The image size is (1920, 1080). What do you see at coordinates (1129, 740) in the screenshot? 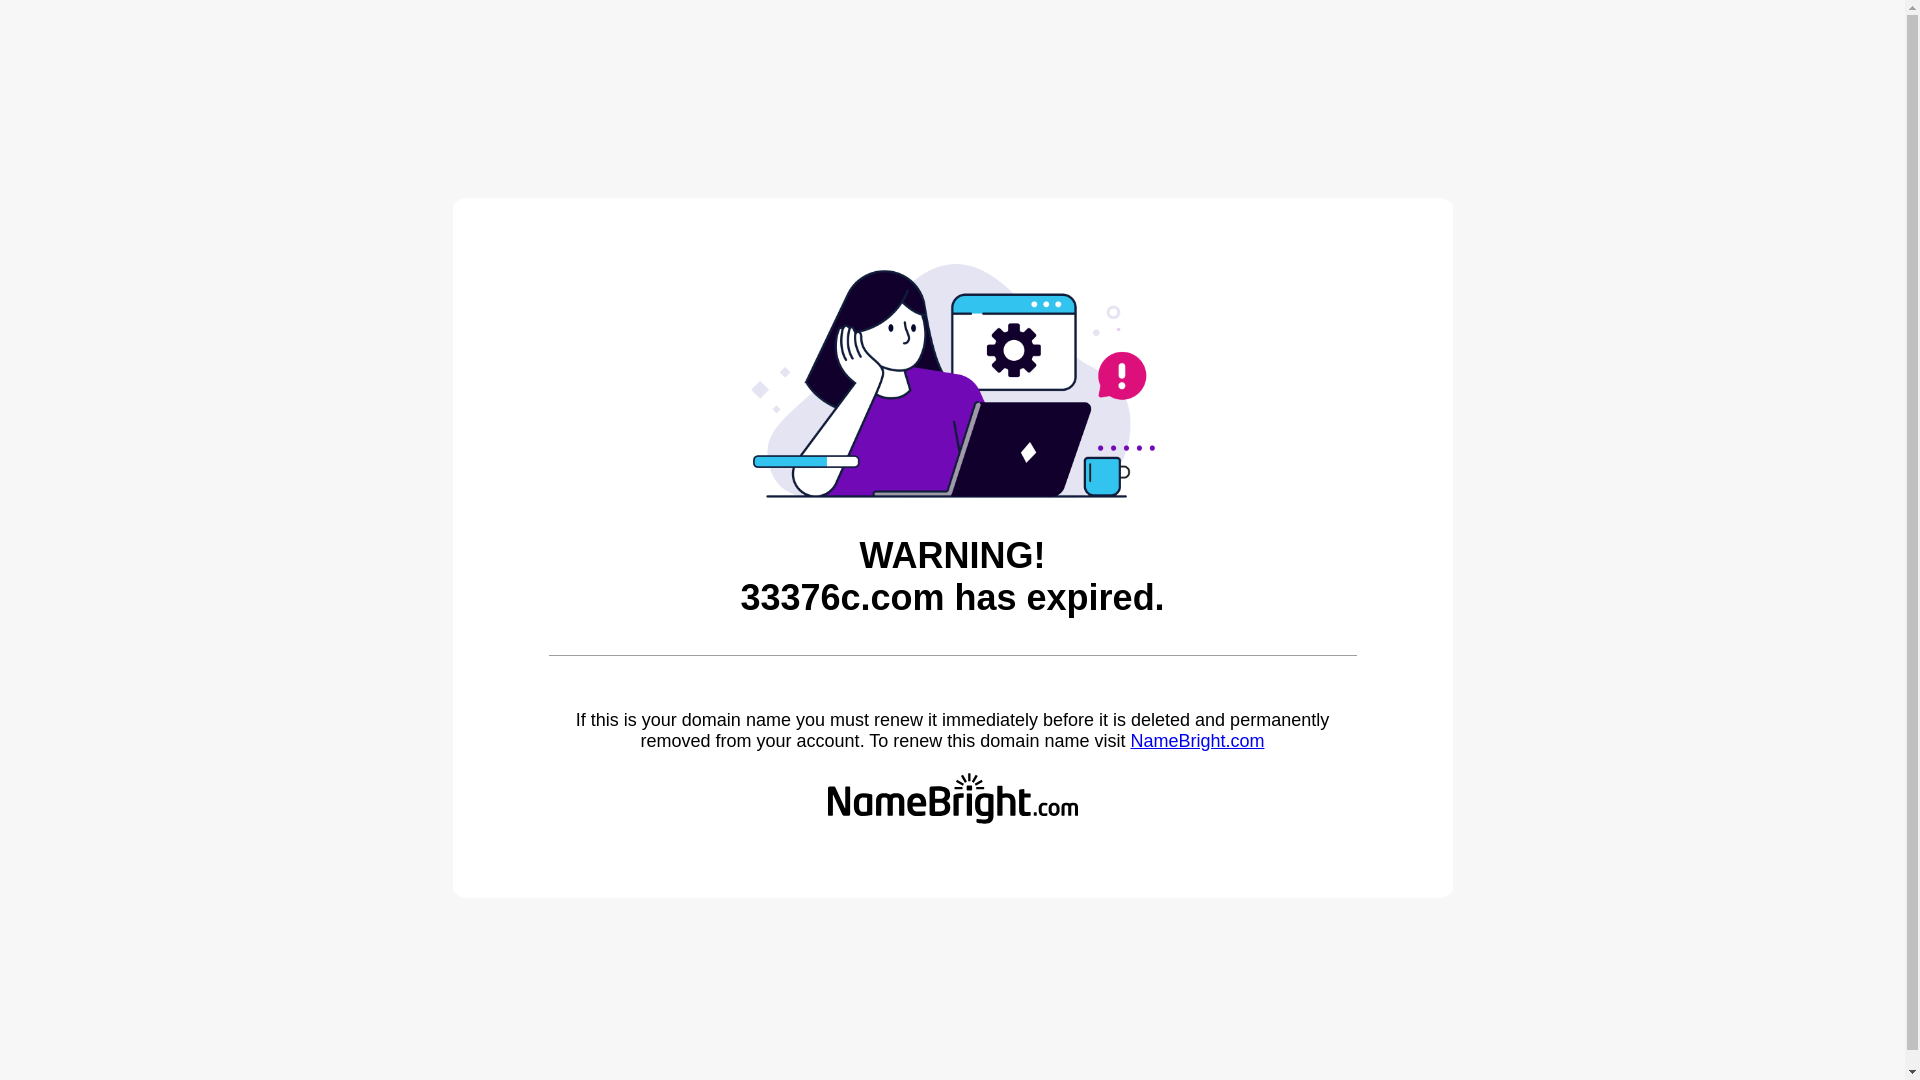
I see `'NameBright.com'` at bounding box center [1129, 740].